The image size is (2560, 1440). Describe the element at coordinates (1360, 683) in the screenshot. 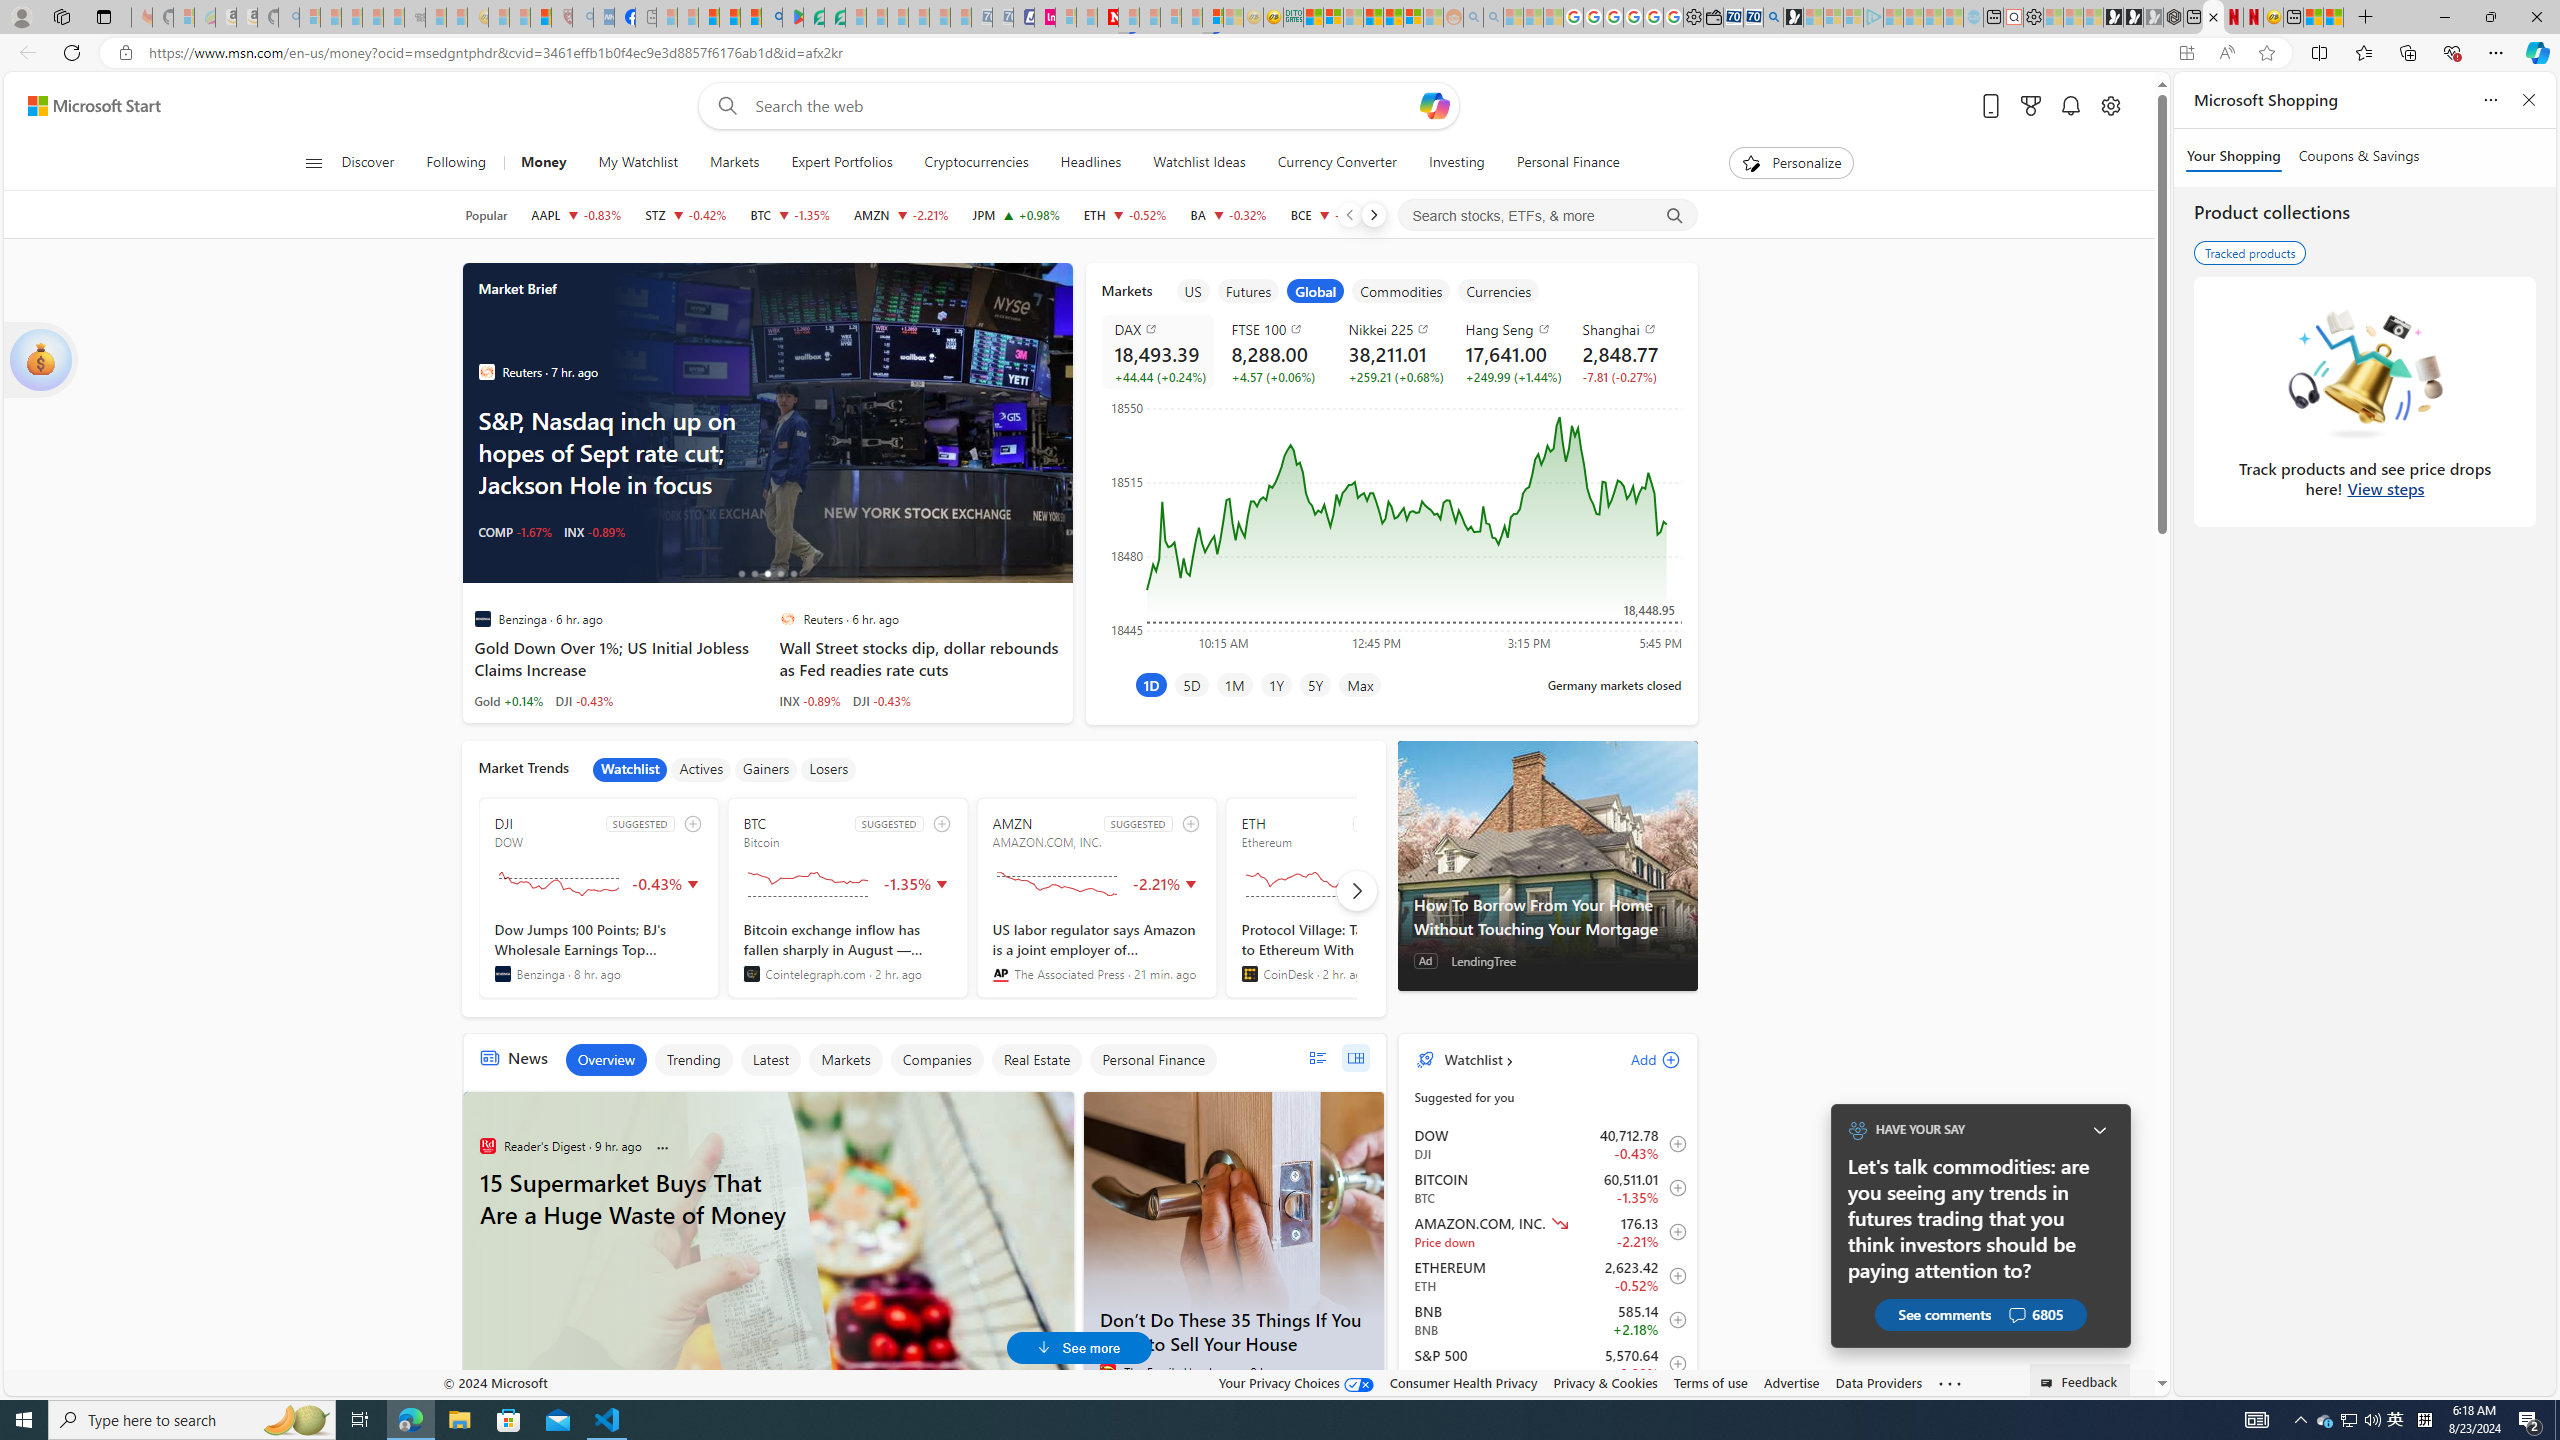

I see `'Max'` at that location.